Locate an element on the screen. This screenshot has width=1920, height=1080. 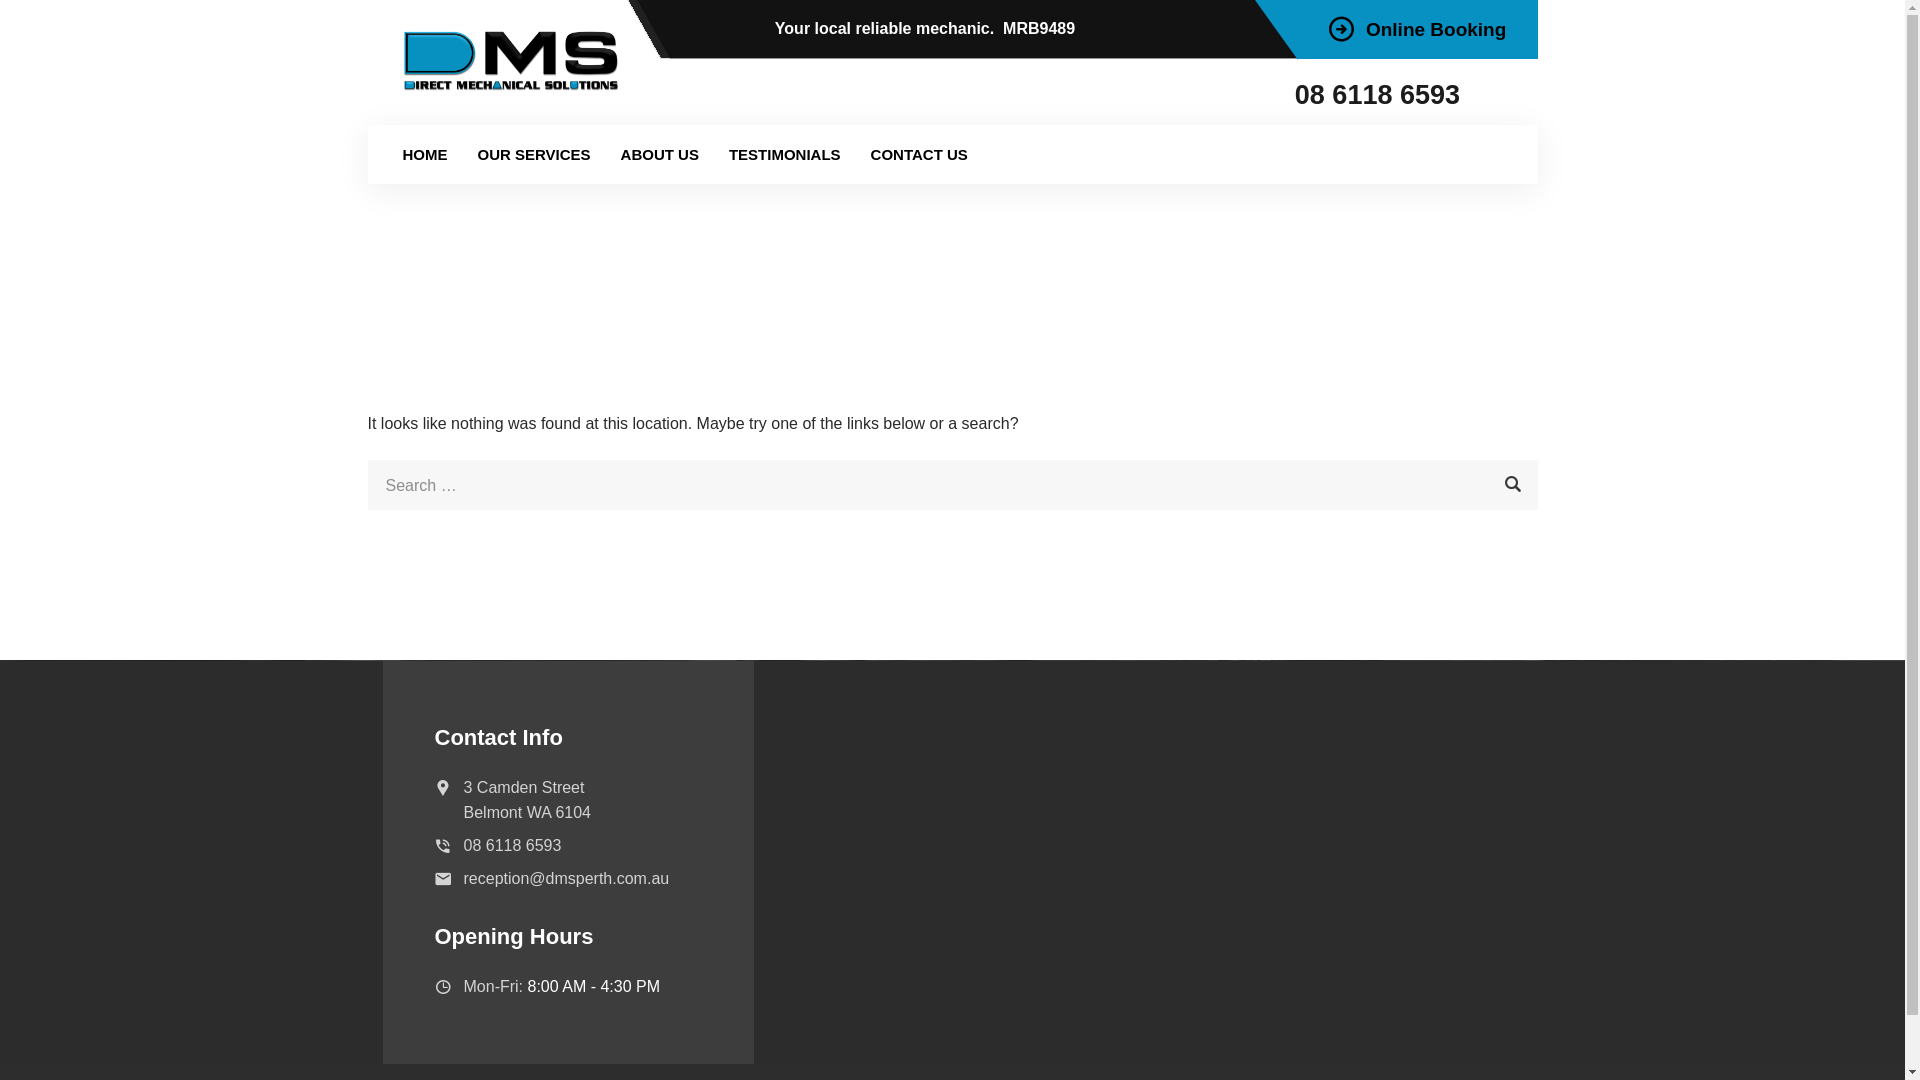
'TESTIMONIALS' is located at coordinates (714, 153).